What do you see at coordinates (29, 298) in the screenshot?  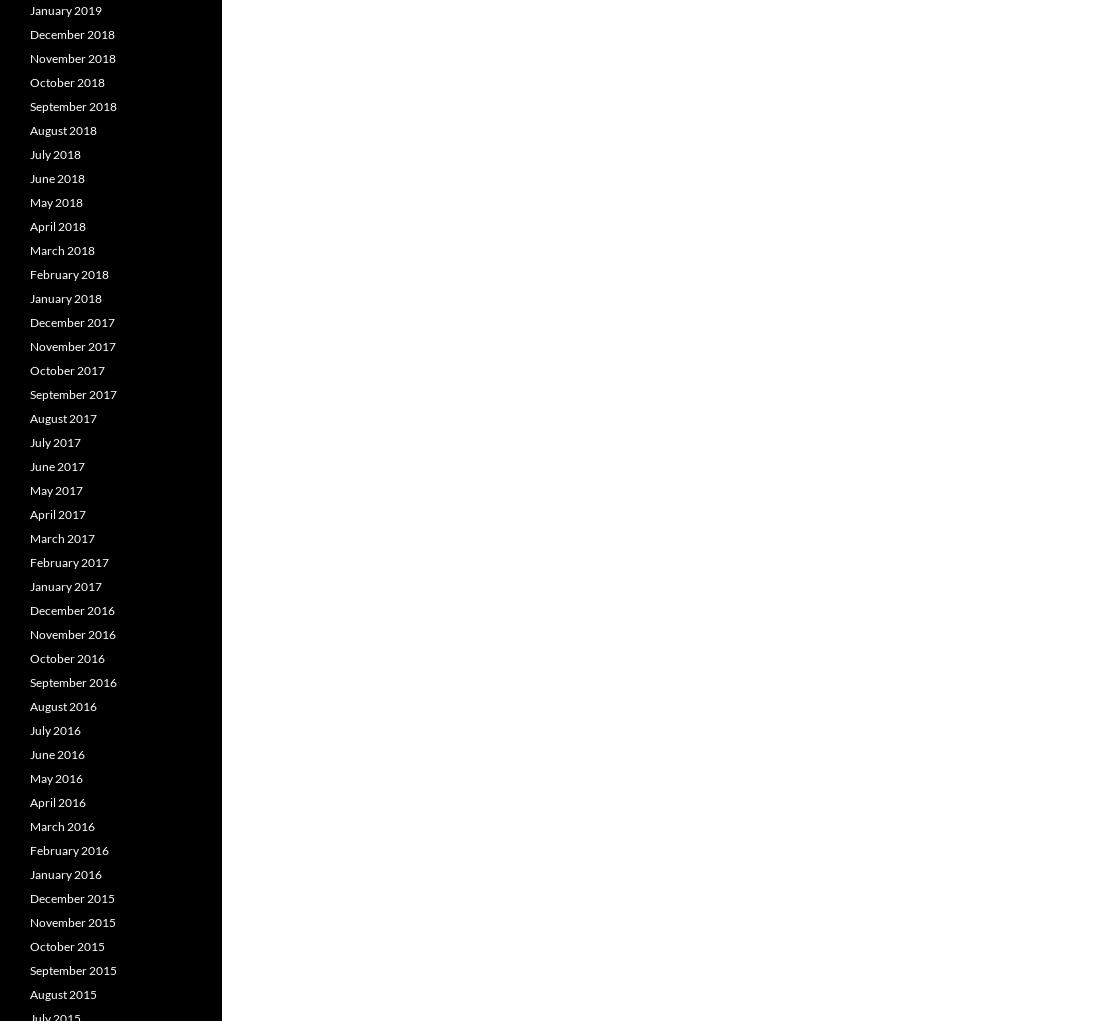 I see `'January 2018'` at bounding box center [29, 298].